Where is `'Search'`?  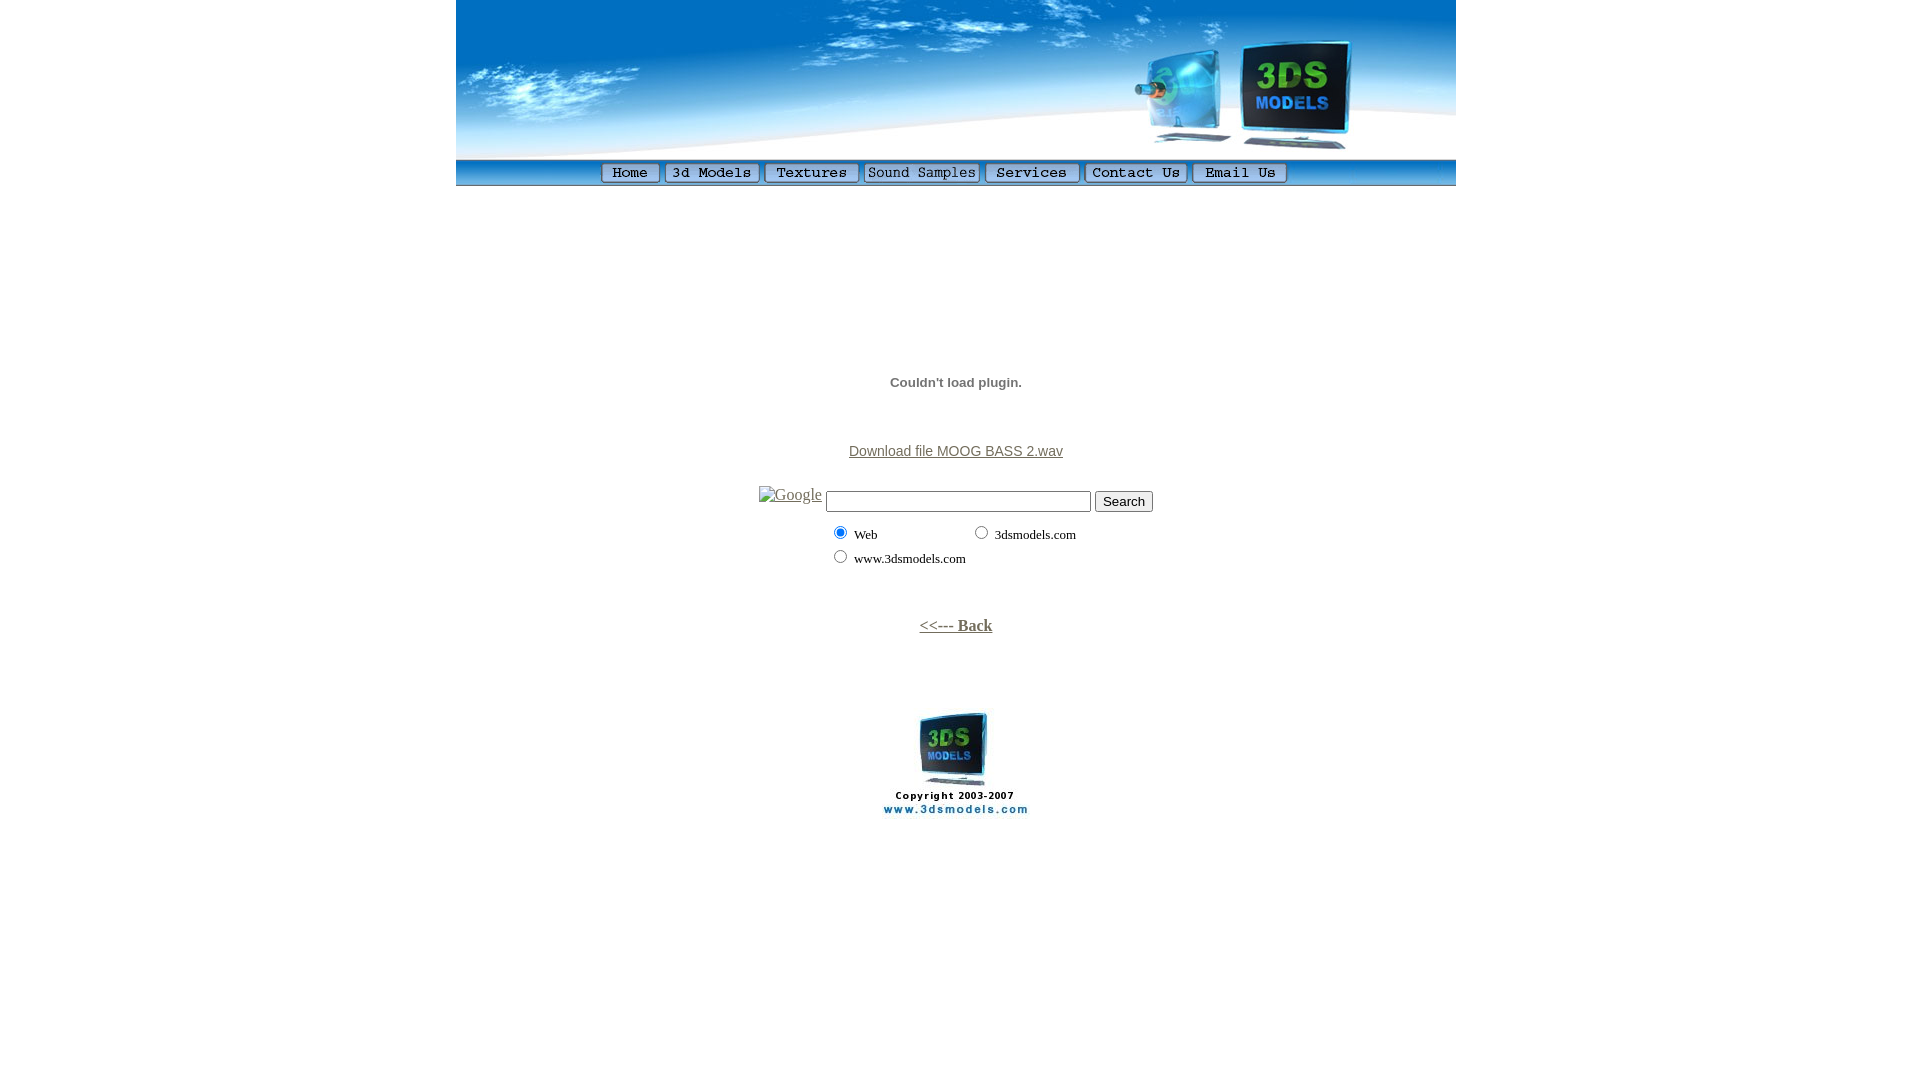
'Search' is located at coordinates (1123, 499).